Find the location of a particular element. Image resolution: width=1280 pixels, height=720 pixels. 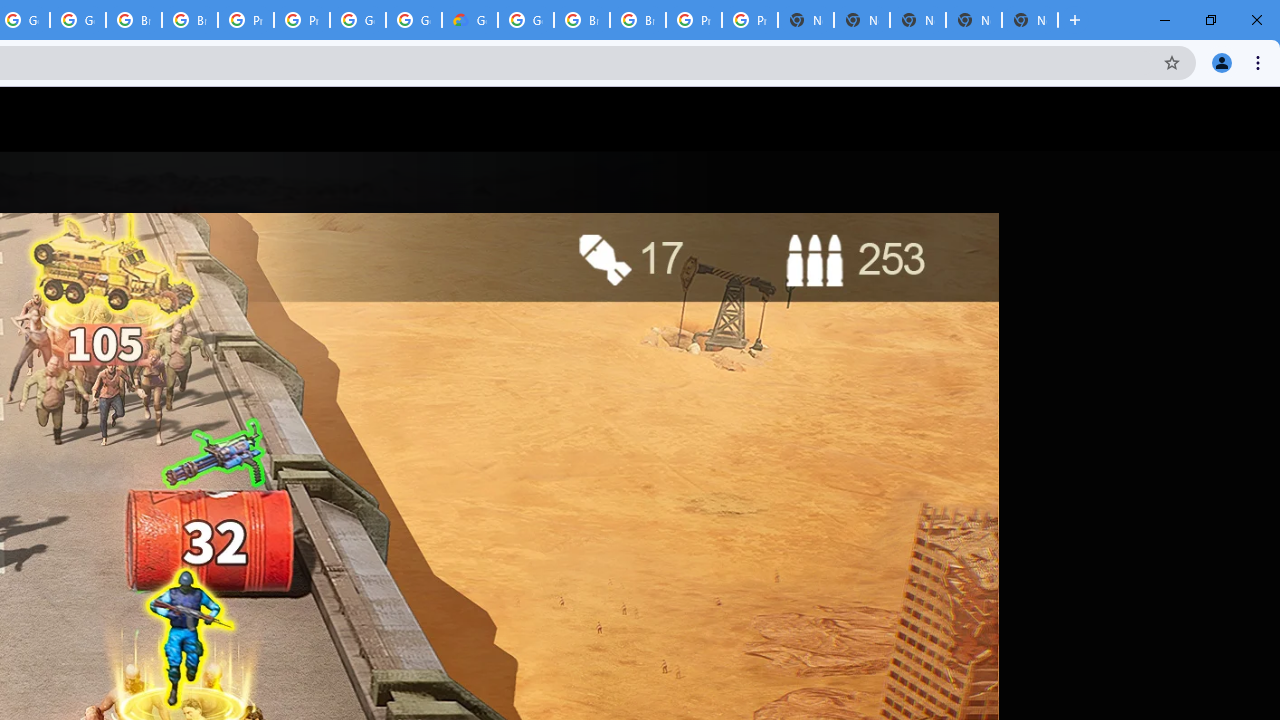

'Google Cloud Platform' is located at coordinates (526, 20).